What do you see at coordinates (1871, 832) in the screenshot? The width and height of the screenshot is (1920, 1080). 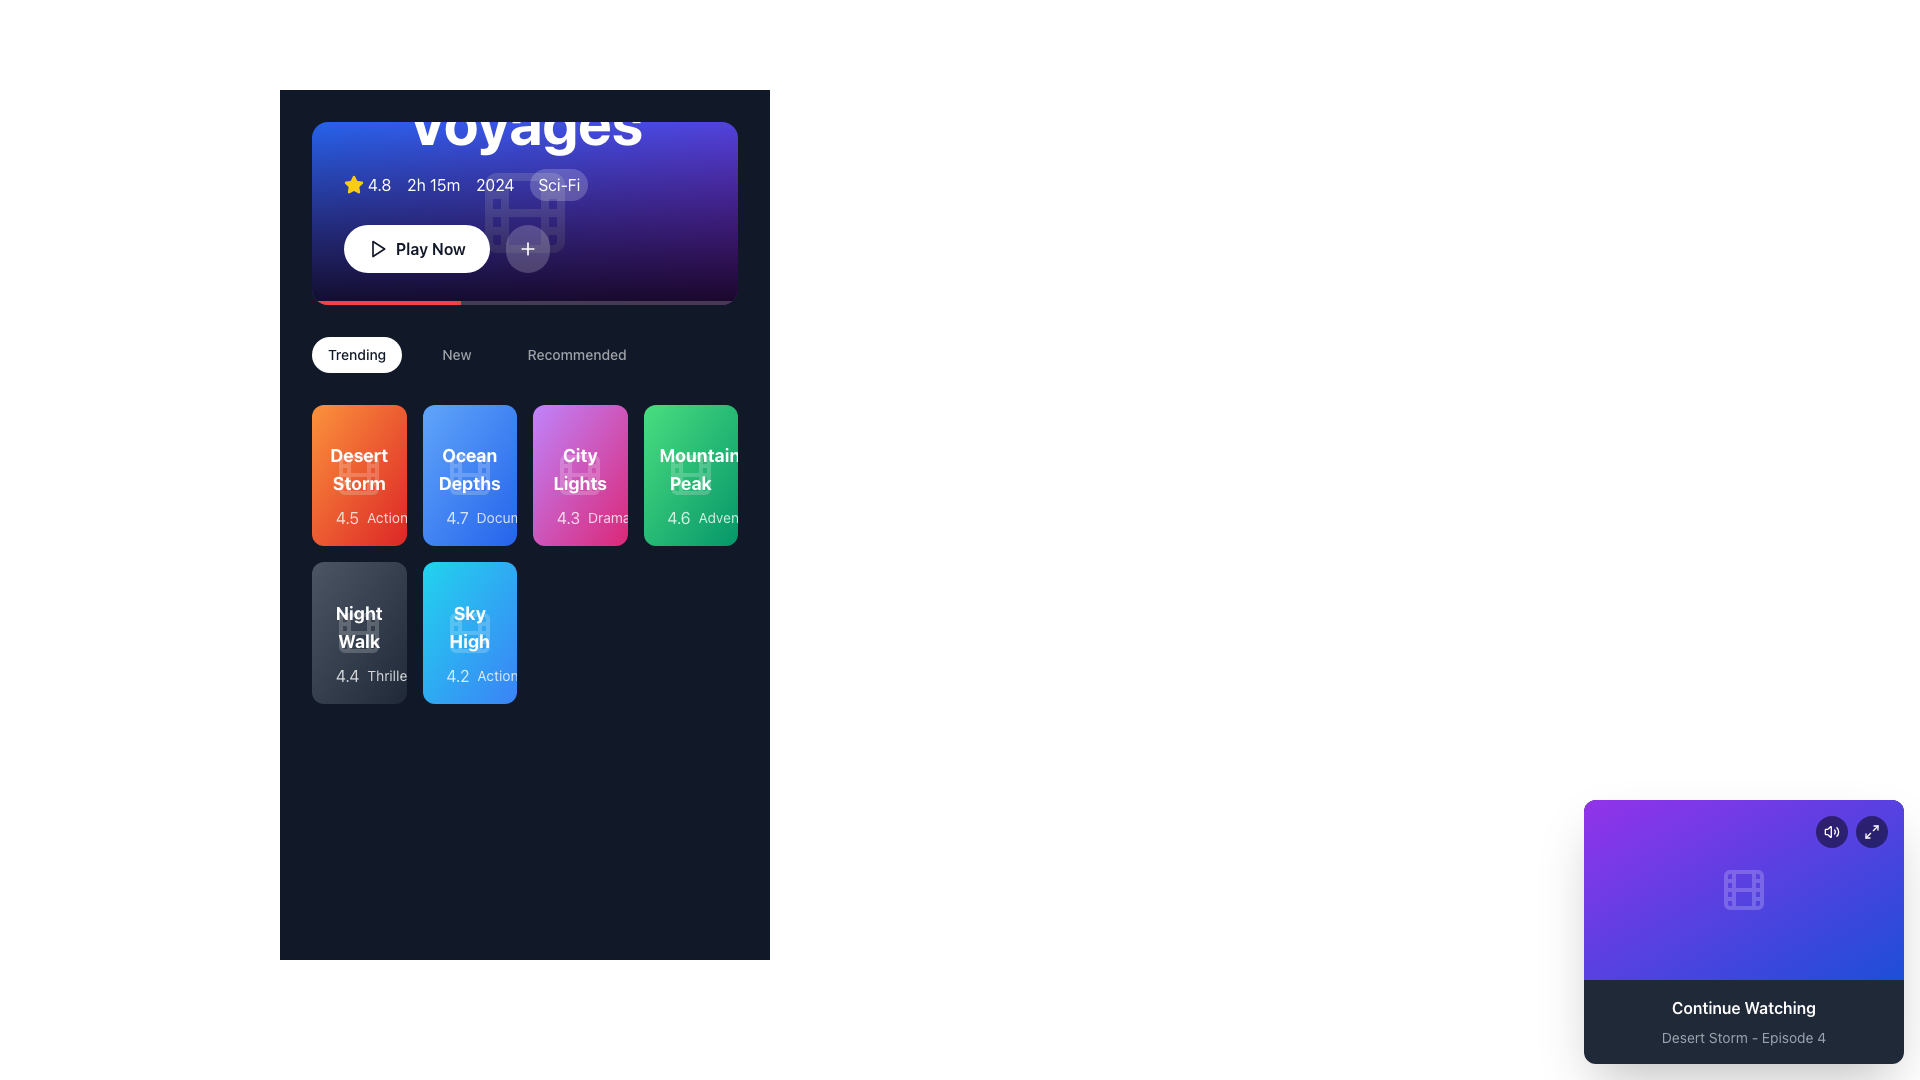 I see `the circular icon button in the top-right corner of the 'Continue Watching' card` at bounding box center [1871, 832].